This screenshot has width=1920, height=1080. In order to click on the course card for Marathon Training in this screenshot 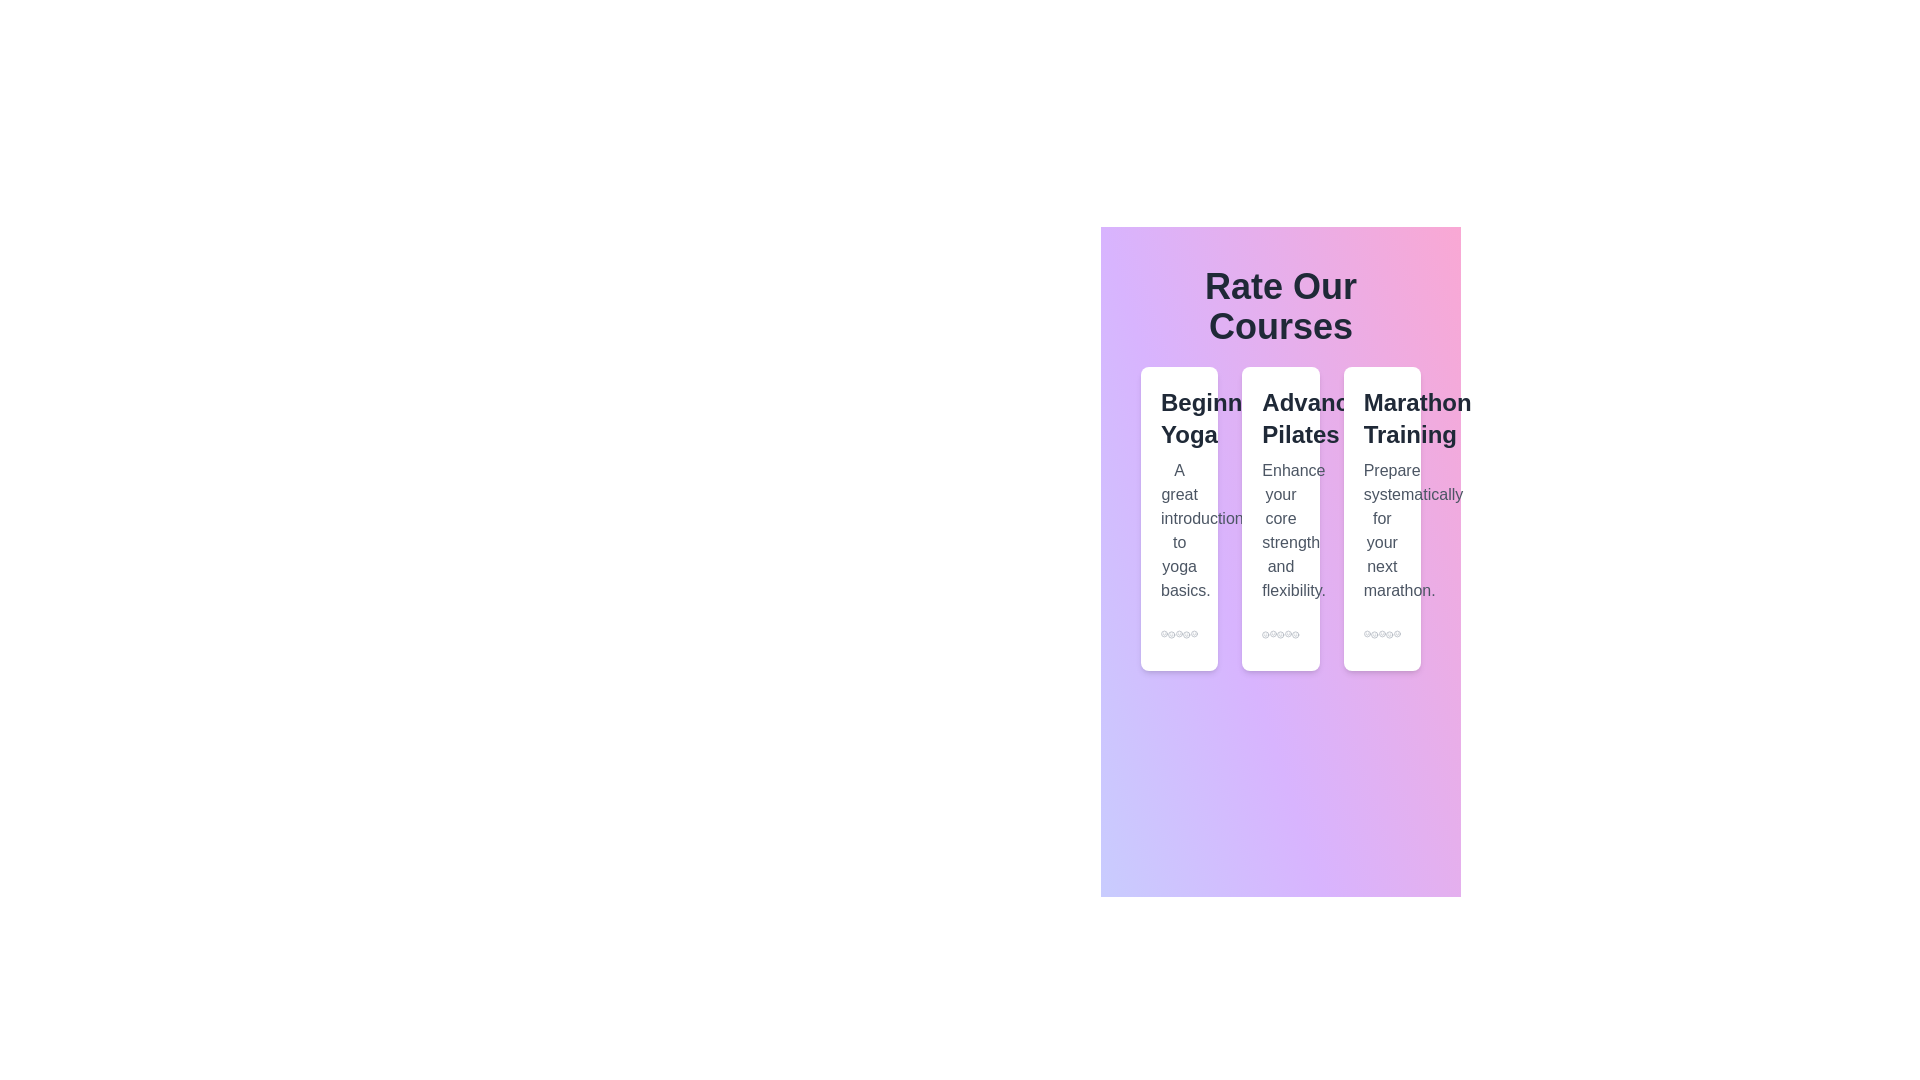, I will do `click(1381, 518)`.